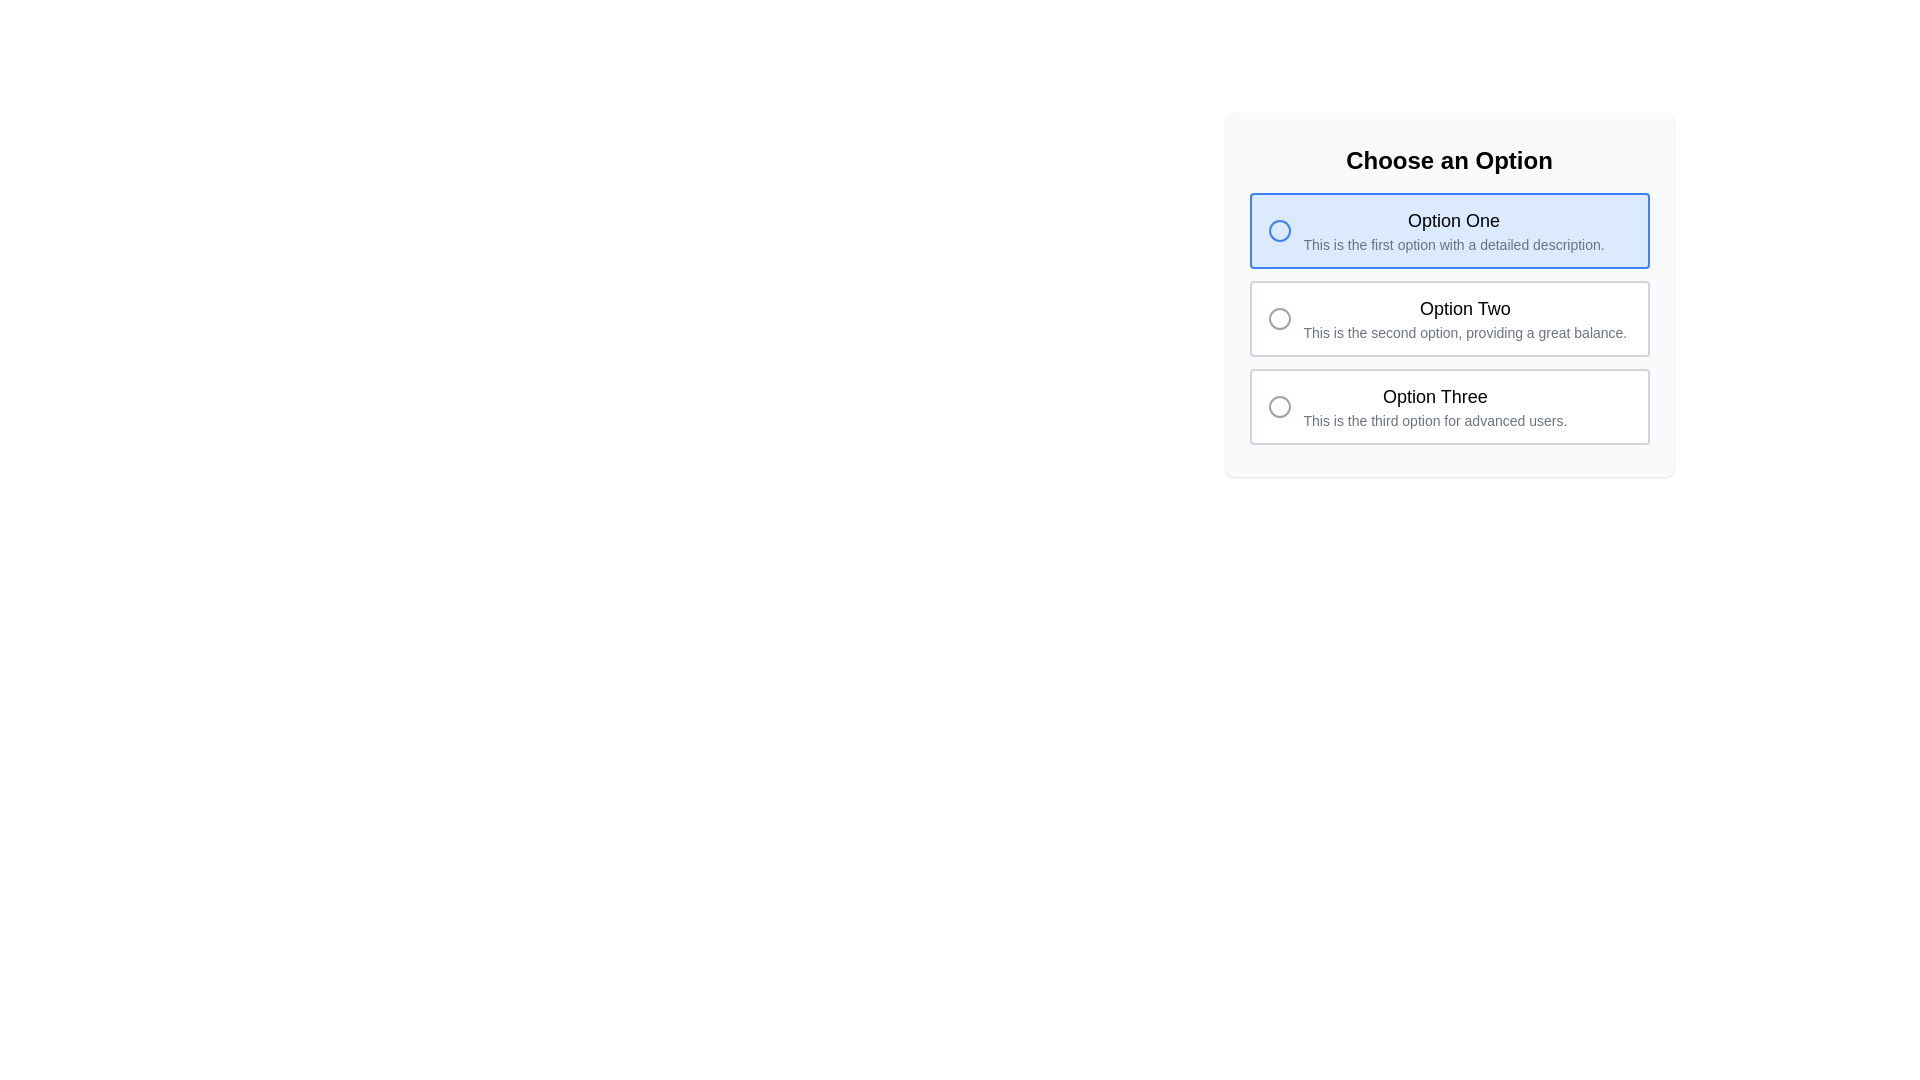 The image size is (1920, 1080). Describe the element at coordinates (1278, 230) in the screenshot. I see `the circular graphical element of the radio button labeled 'Option One'` at that location.